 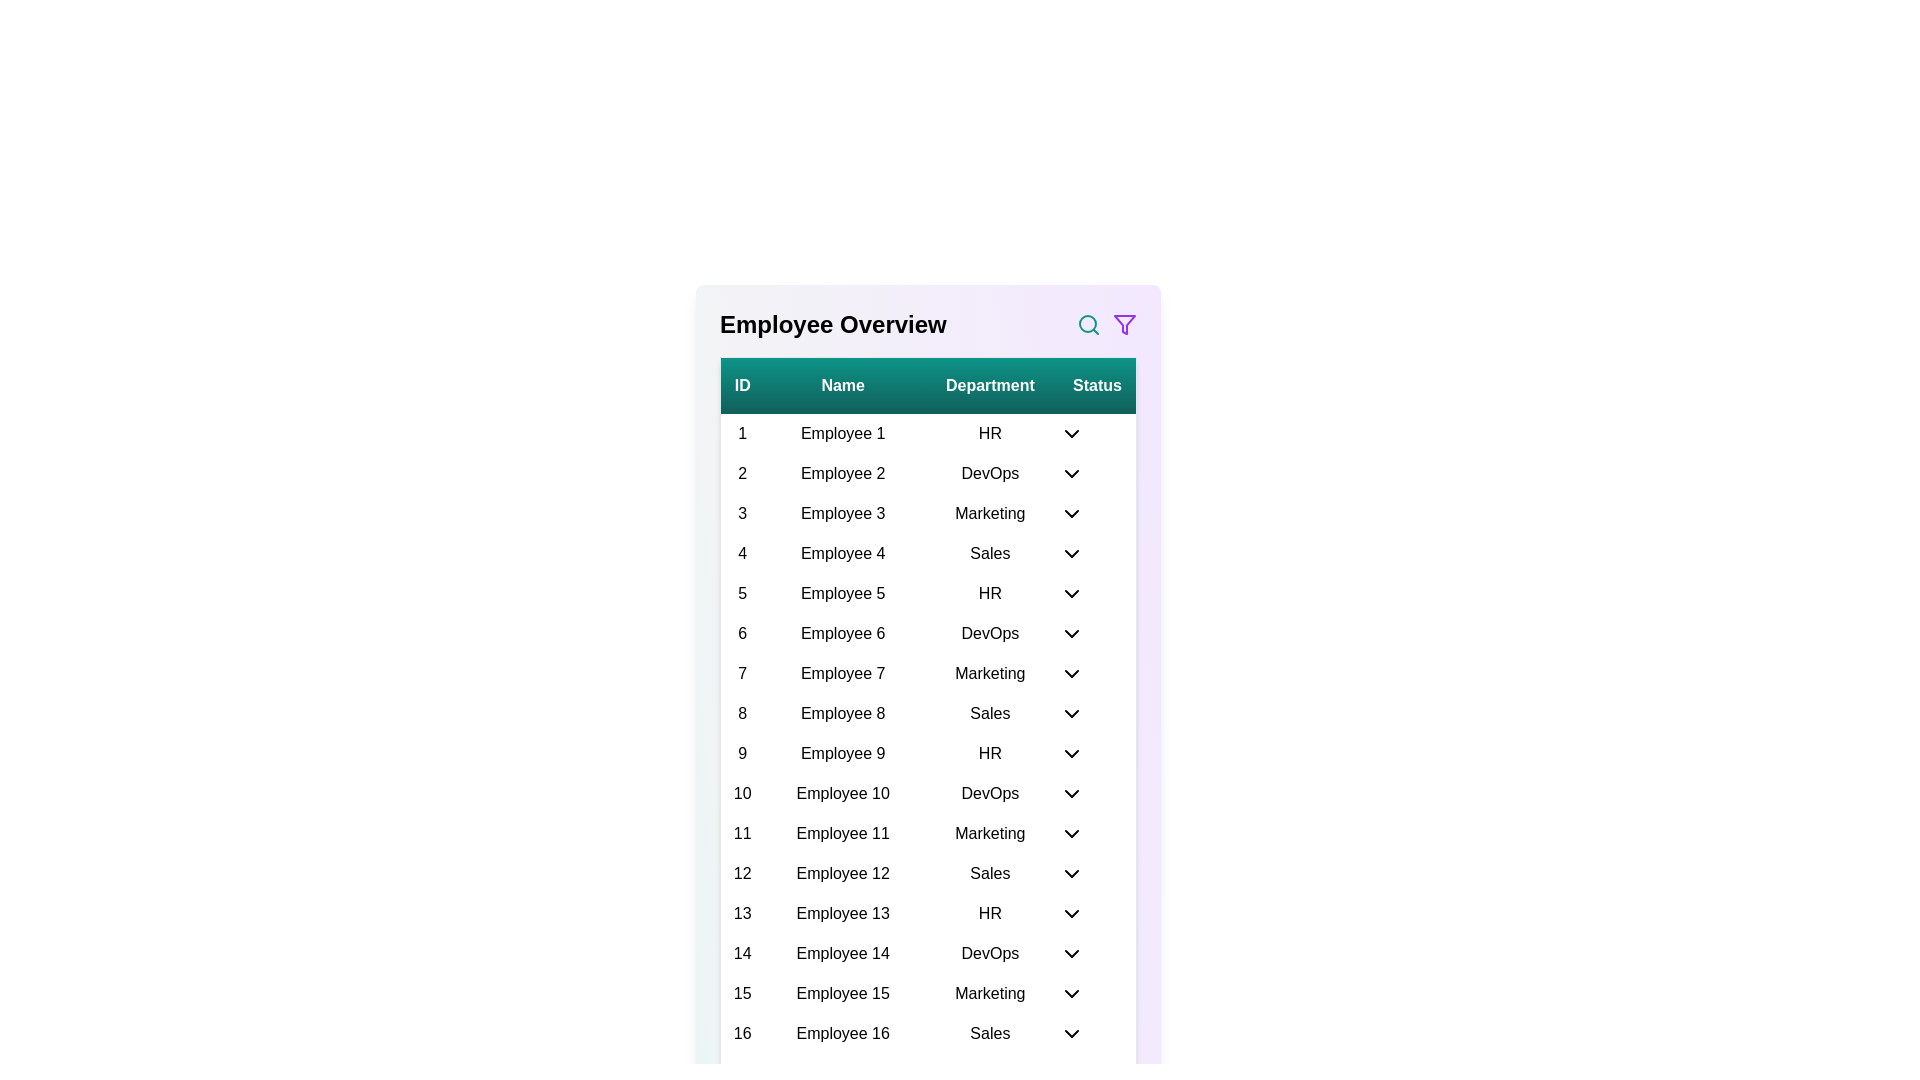 I want to click on the search icon to initiate a search, so click(x=1088, y=323).